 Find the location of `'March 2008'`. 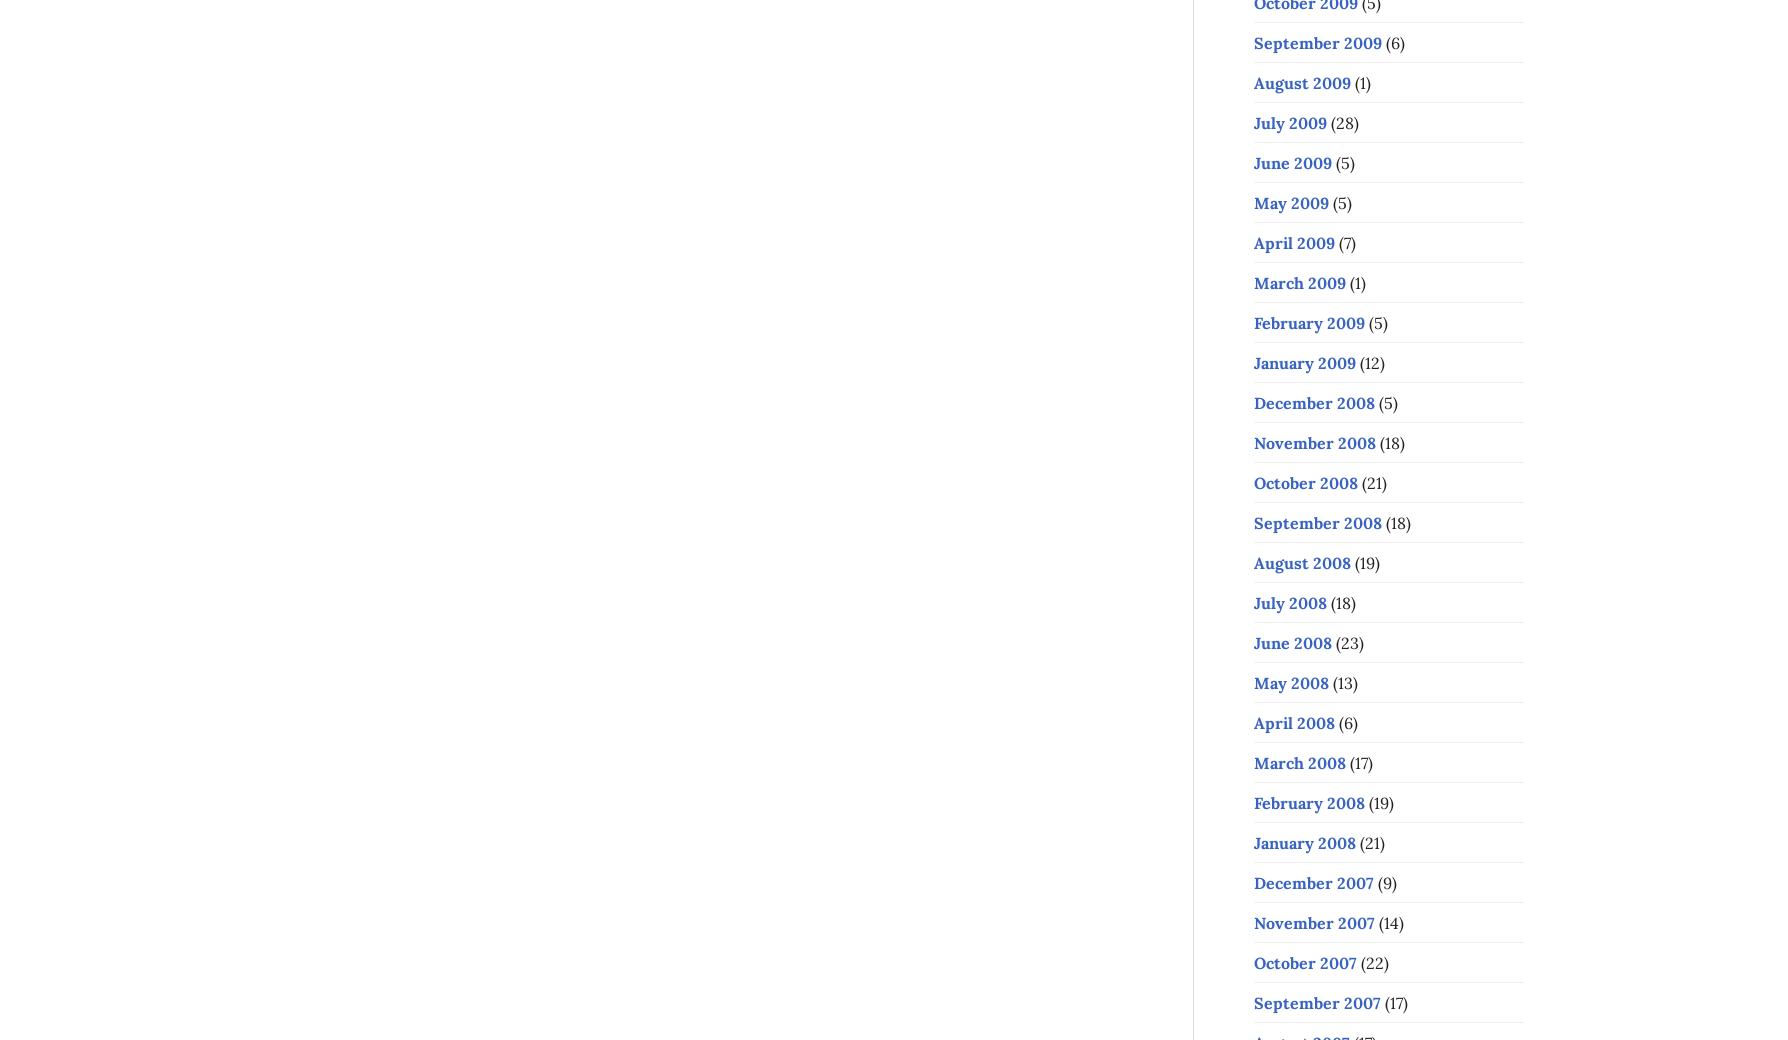

'March 2008' is located at coordinates (1299, 762).